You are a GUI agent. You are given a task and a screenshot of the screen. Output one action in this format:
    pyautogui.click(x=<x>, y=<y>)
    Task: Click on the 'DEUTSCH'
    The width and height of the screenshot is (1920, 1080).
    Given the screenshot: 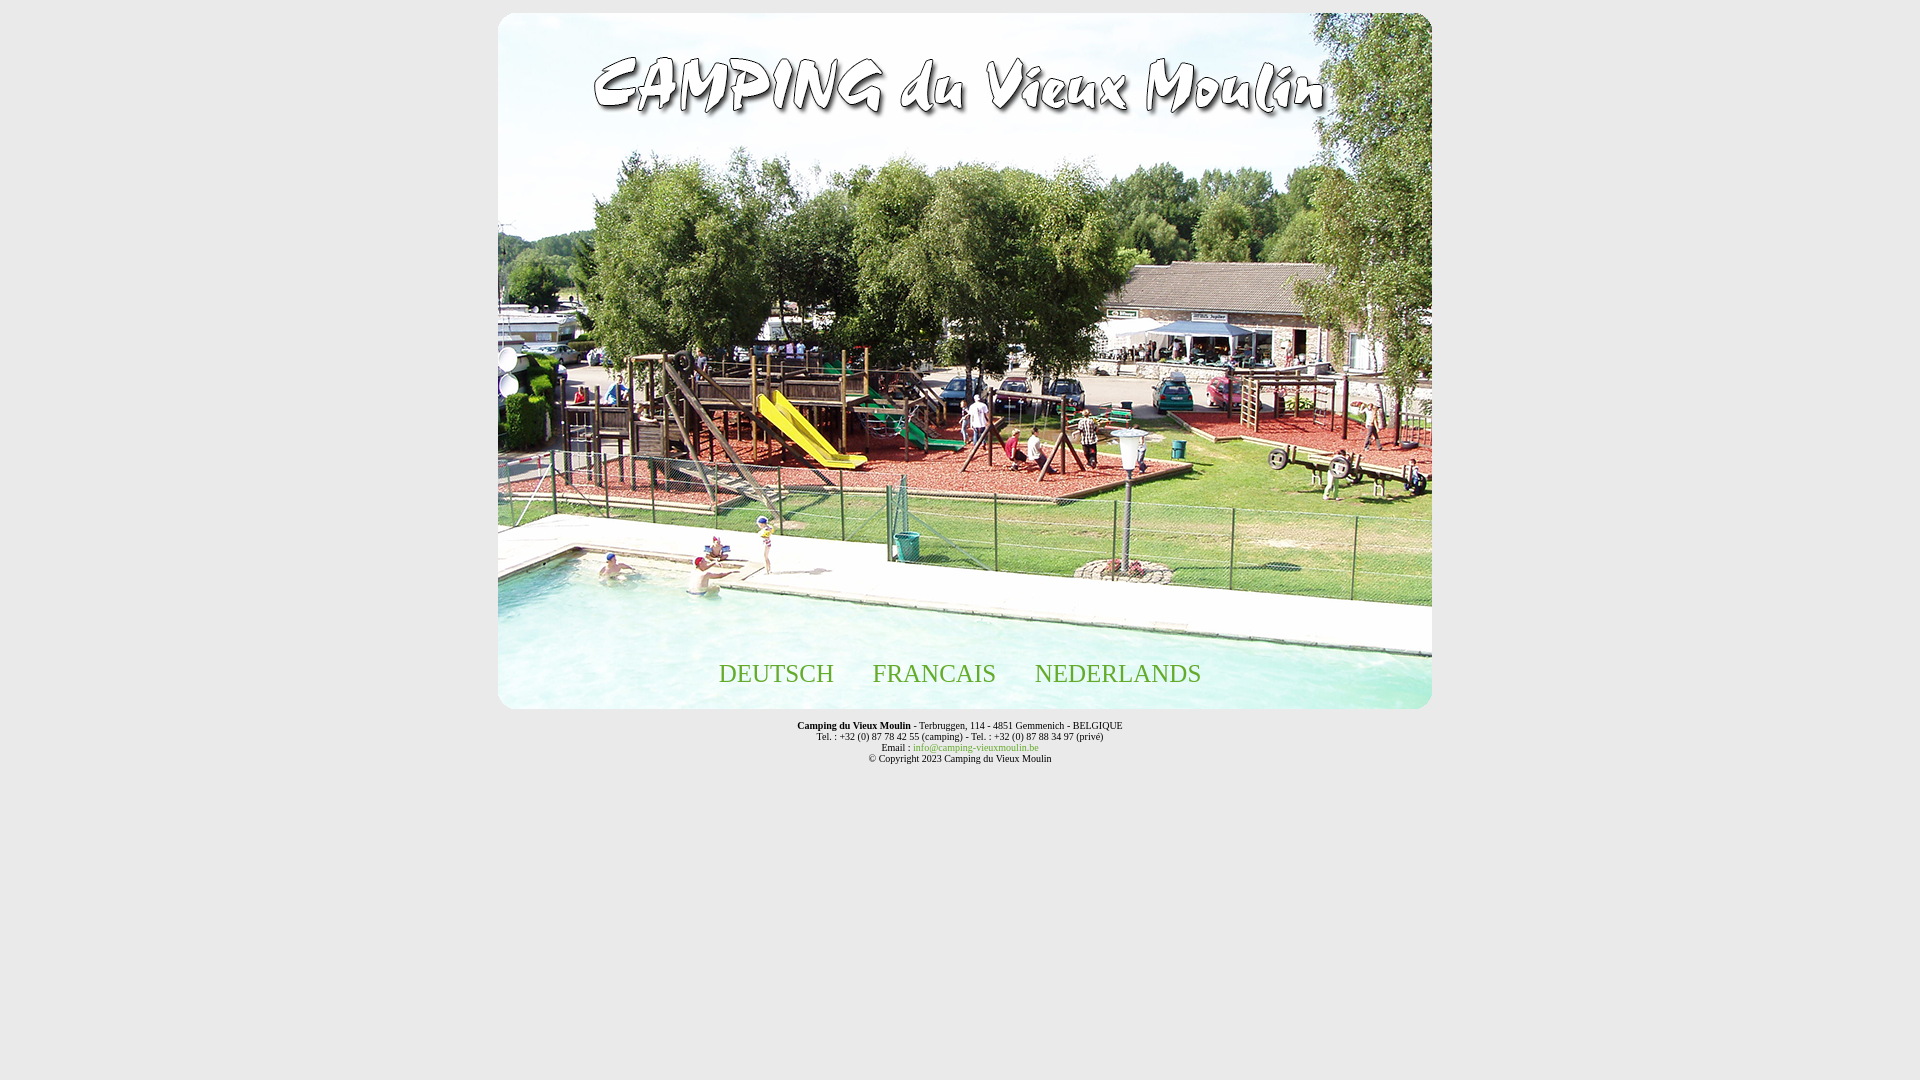 What is the action you would take?
    pyautogui.click(x=775, y=673)
    